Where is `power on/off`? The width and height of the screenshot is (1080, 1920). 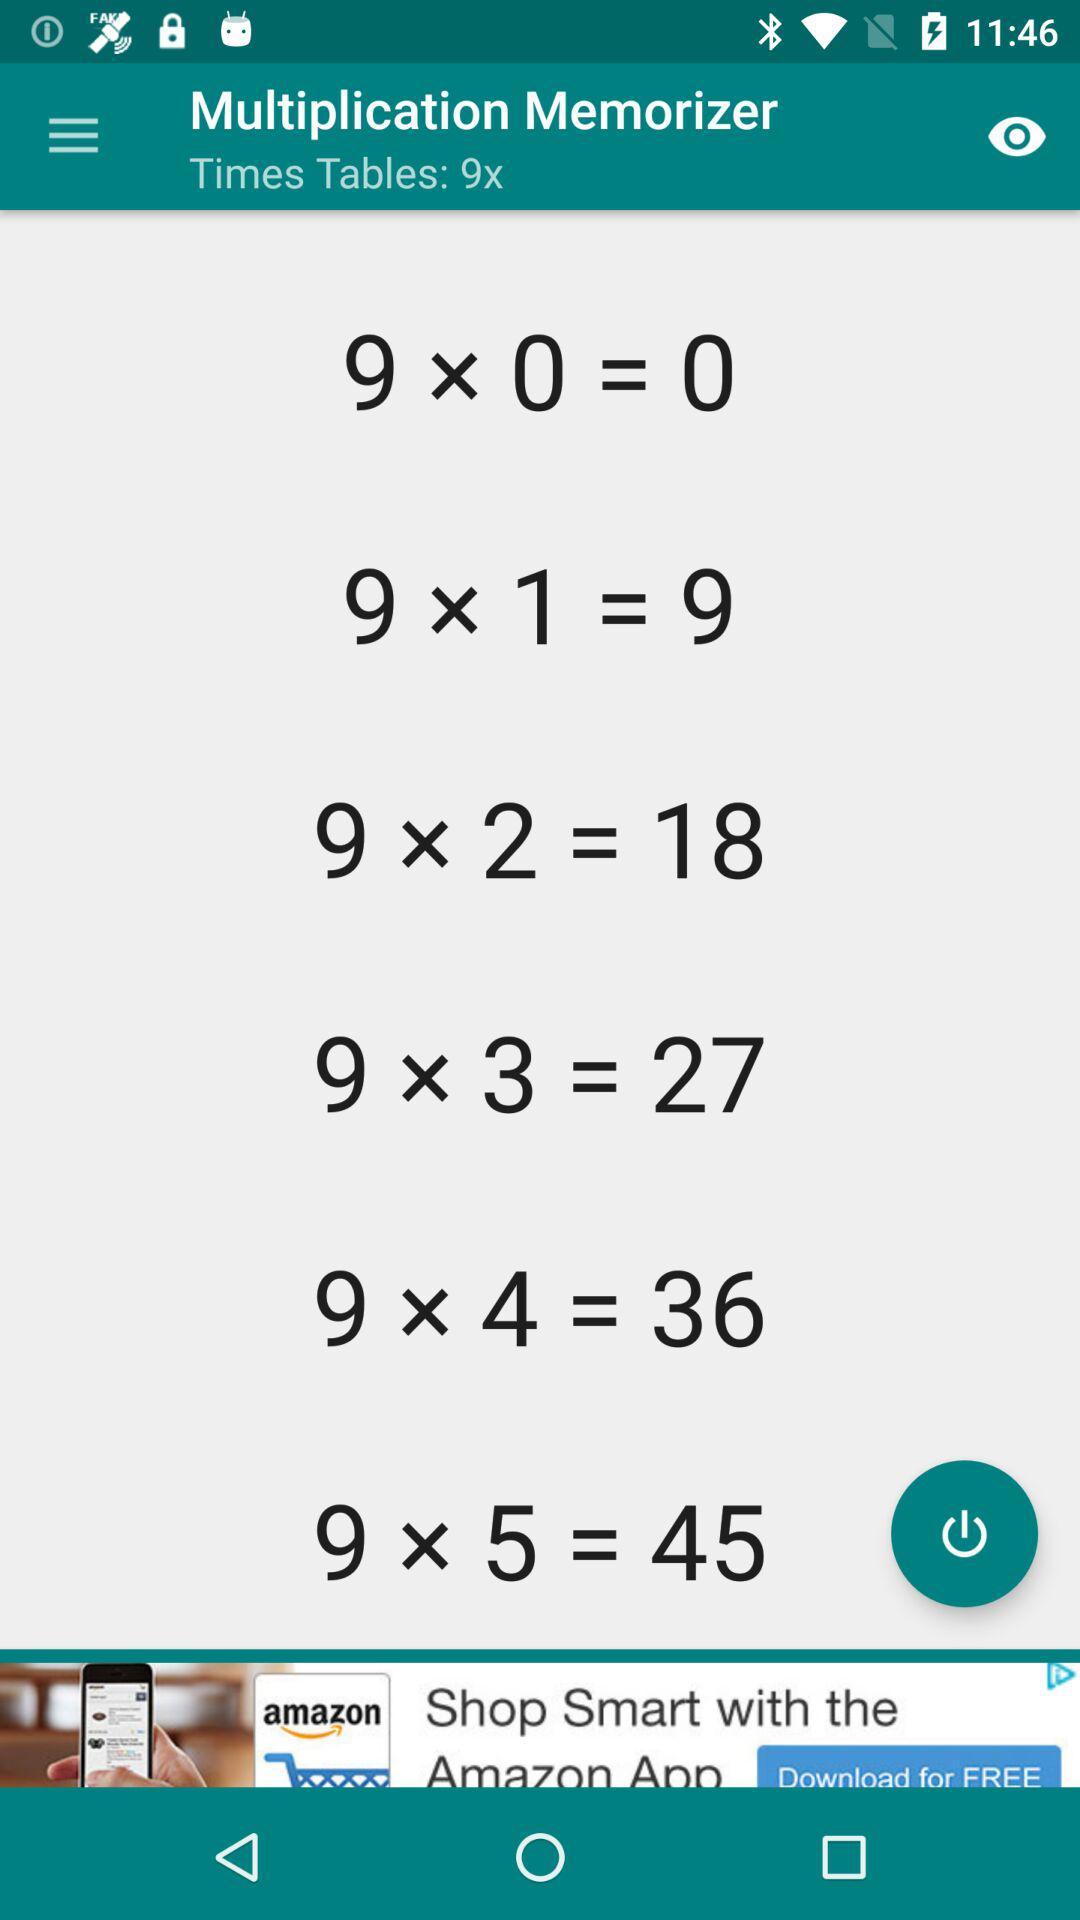
power on/off is located at coordinates (963, 1532).